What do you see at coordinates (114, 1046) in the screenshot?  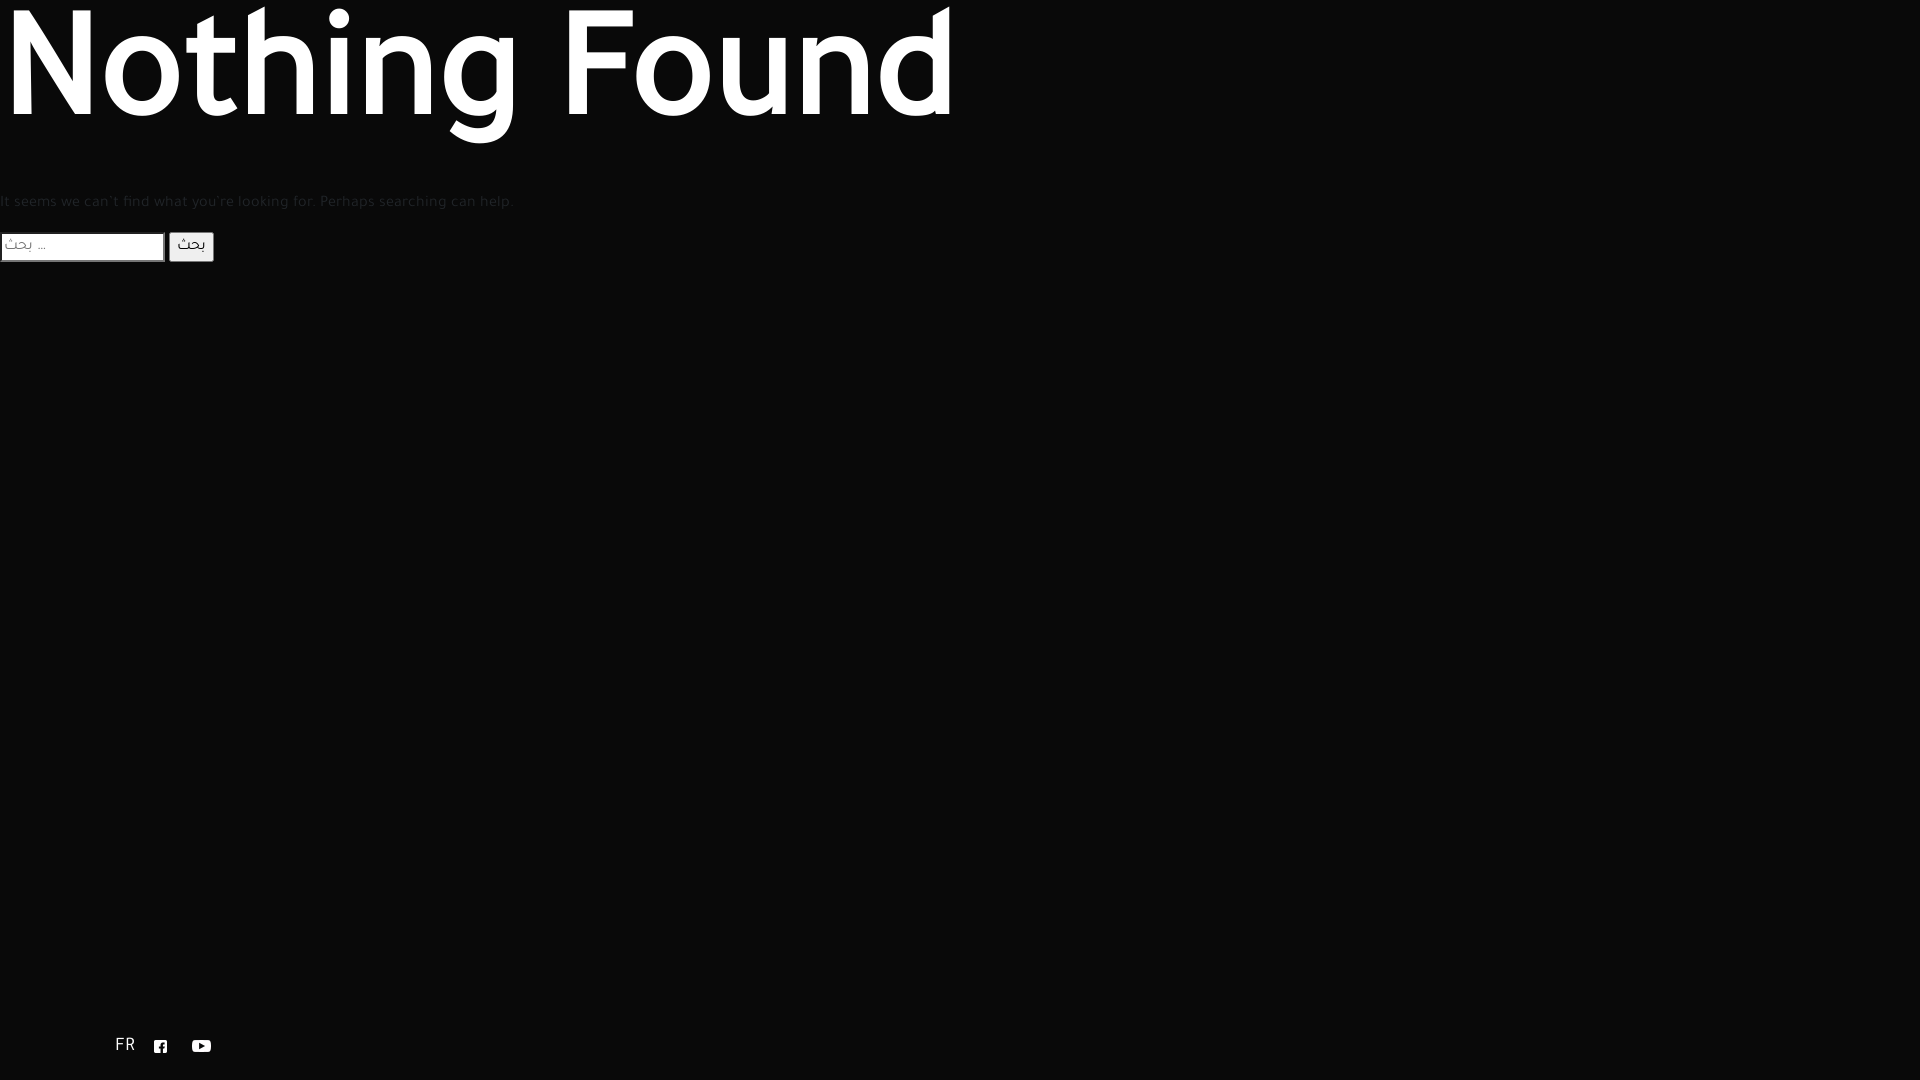 I see `'FR'` at bounding box center [114, 1046].